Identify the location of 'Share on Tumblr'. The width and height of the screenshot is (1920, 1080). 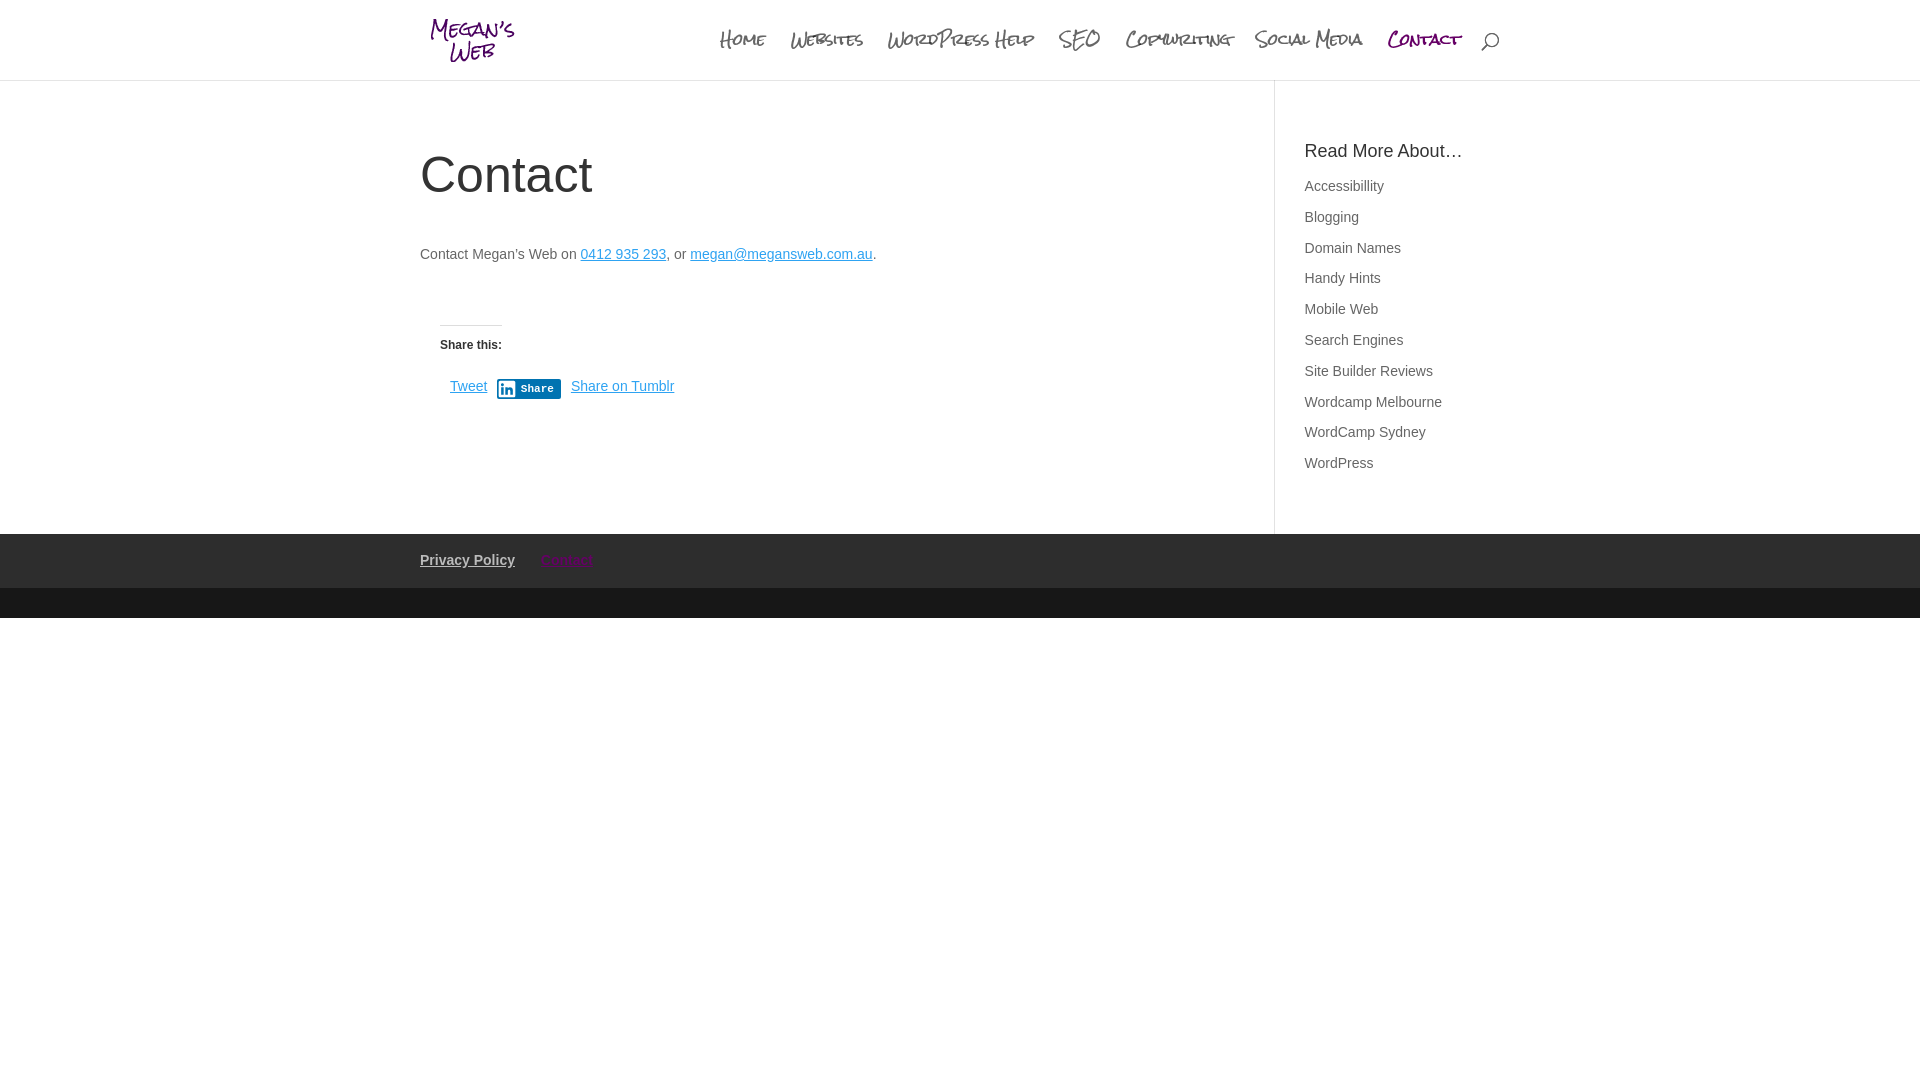
(570, 385).